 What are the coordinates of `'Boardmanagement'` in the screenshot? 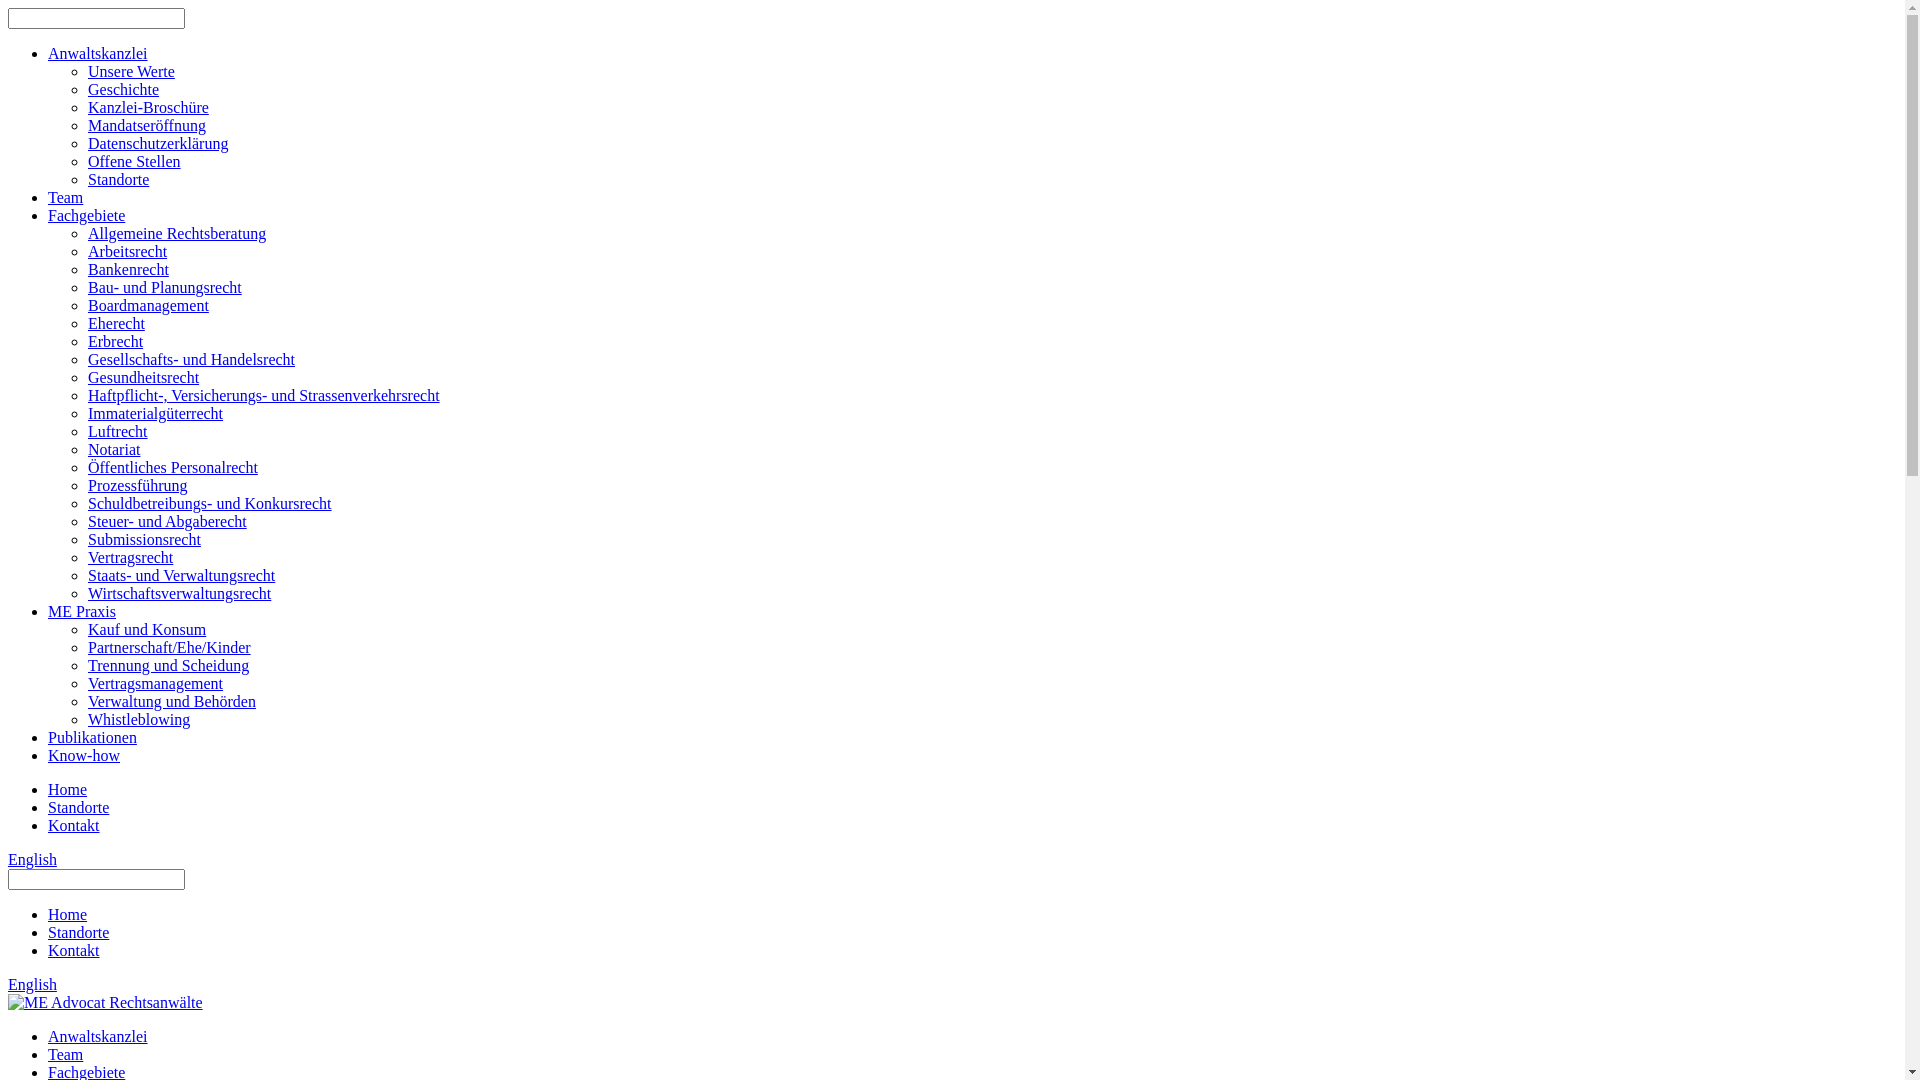 It's located at (147, 305).